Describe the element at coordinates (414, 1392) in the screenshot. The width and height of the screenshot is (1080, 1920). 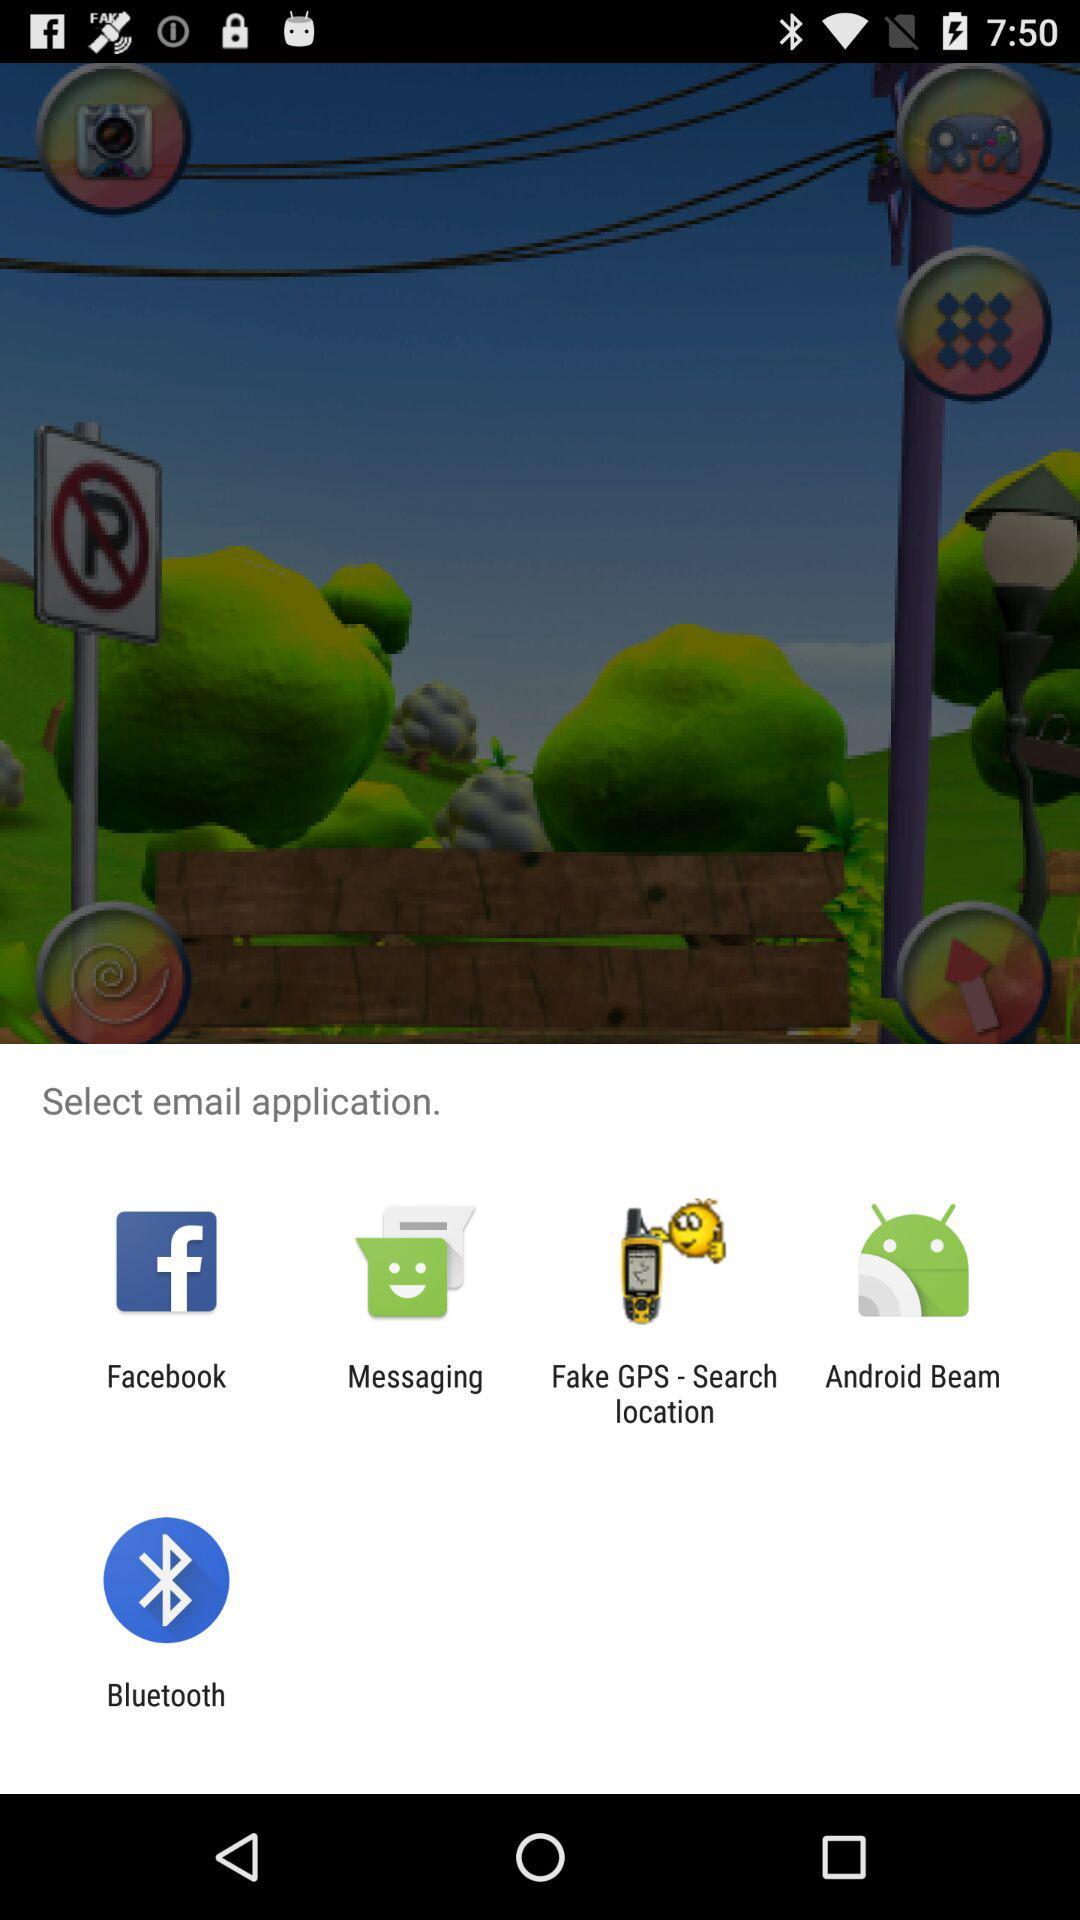
I see `the icon next to the fake gps search` at that location.